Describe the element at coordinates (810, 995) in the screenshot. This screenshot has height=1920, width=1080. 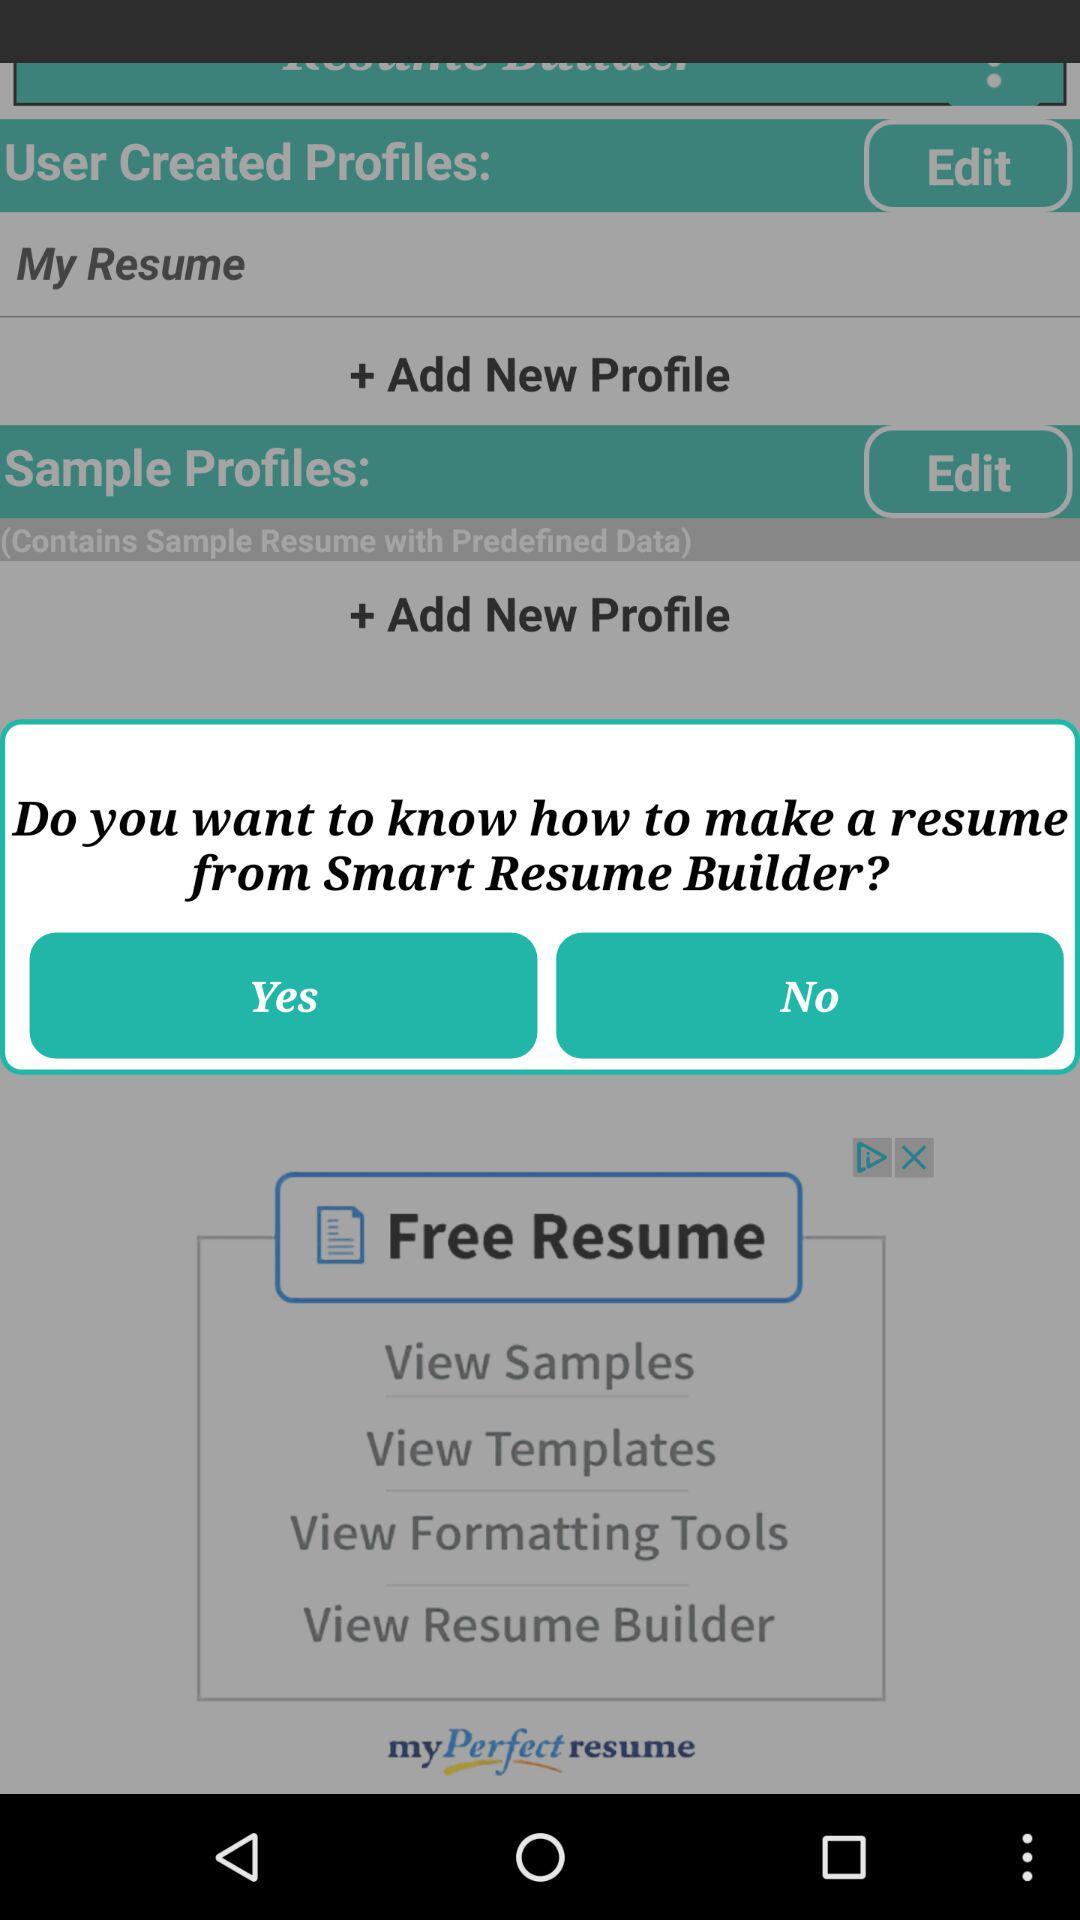
I see `the item below the do you want` at that location.